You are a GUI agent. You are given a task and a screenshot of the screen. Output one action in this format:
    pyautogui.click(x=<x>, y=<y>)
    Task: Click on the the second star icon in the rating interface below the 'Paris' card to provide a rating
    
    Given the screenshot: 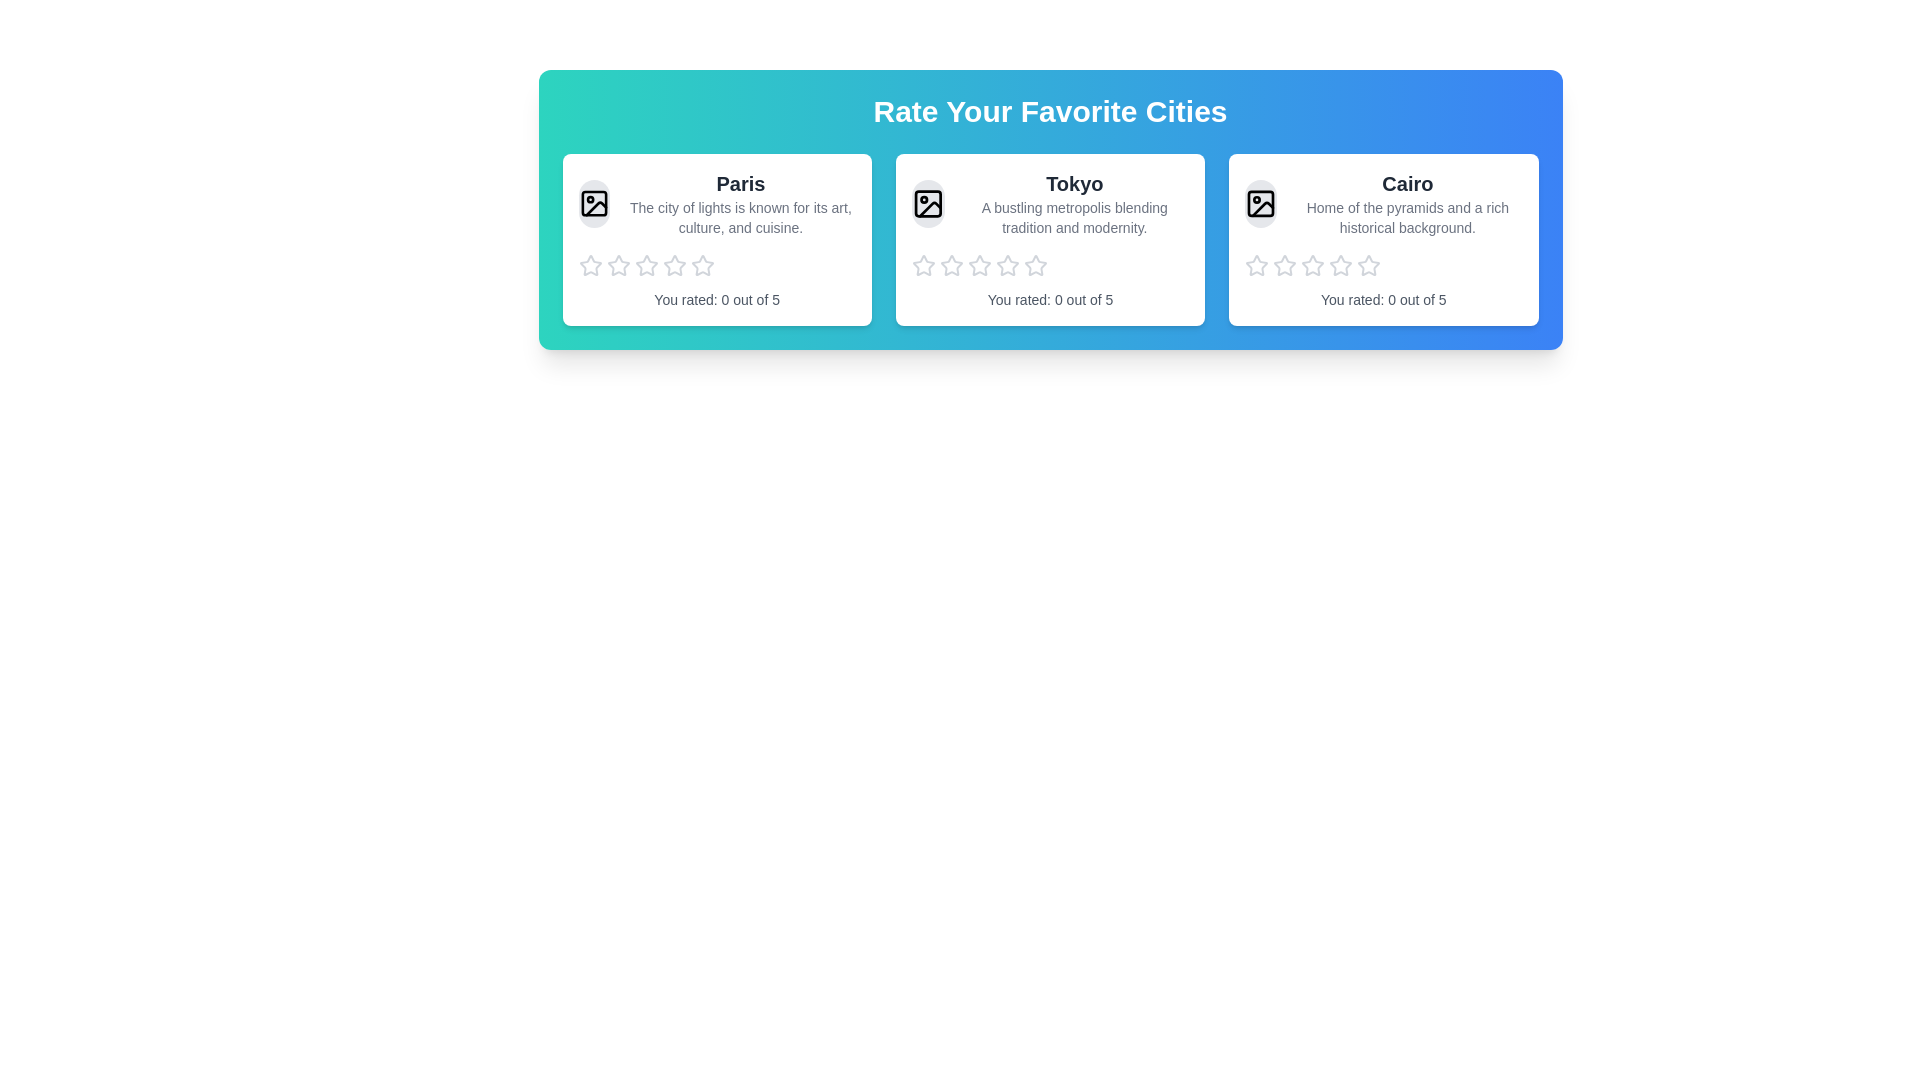 What is the action you would take?
    pyautogui.click(x=617, y=265)
    